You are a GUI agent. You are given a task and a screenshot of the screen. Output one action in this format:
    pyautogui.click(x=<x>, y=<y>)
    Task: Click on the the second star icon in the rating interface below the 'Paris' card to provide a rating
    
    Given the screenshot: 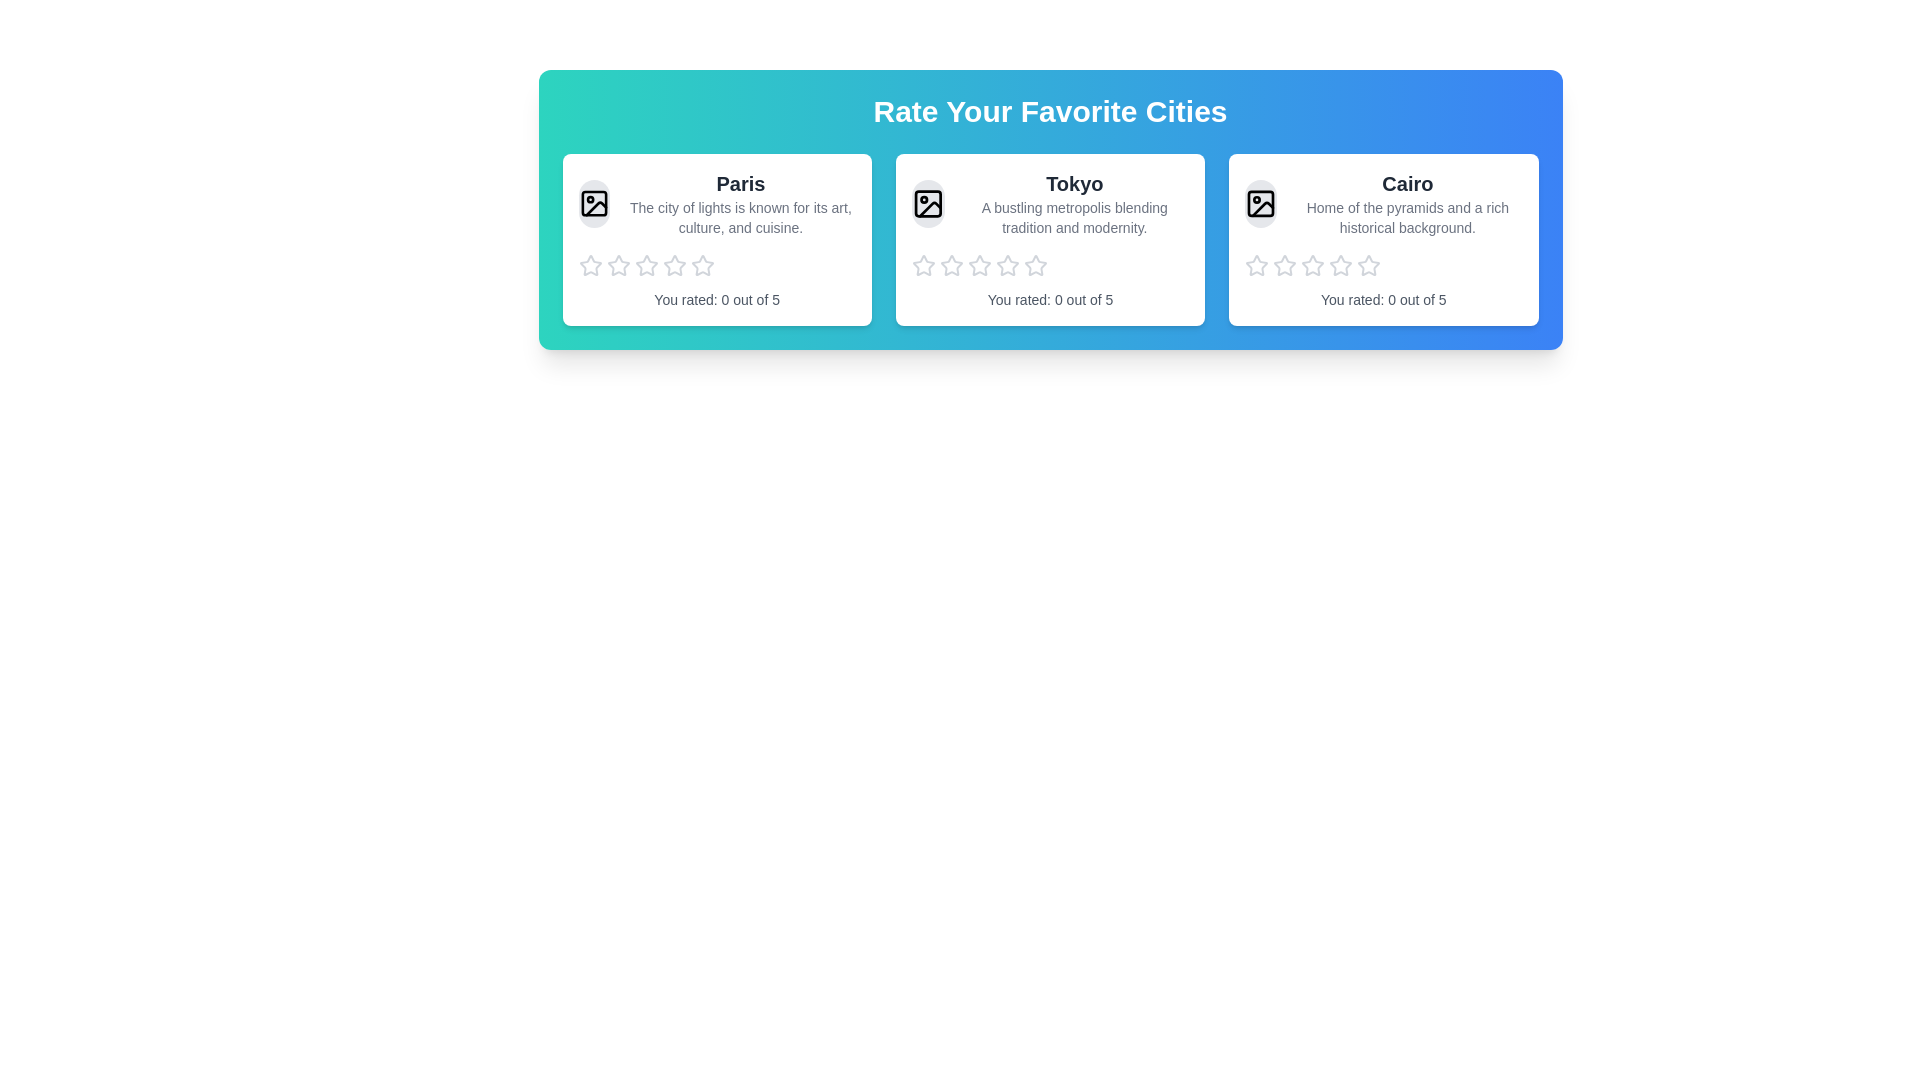 What is the action you would take?
    pyautogui.click(x=617, y=265)
    